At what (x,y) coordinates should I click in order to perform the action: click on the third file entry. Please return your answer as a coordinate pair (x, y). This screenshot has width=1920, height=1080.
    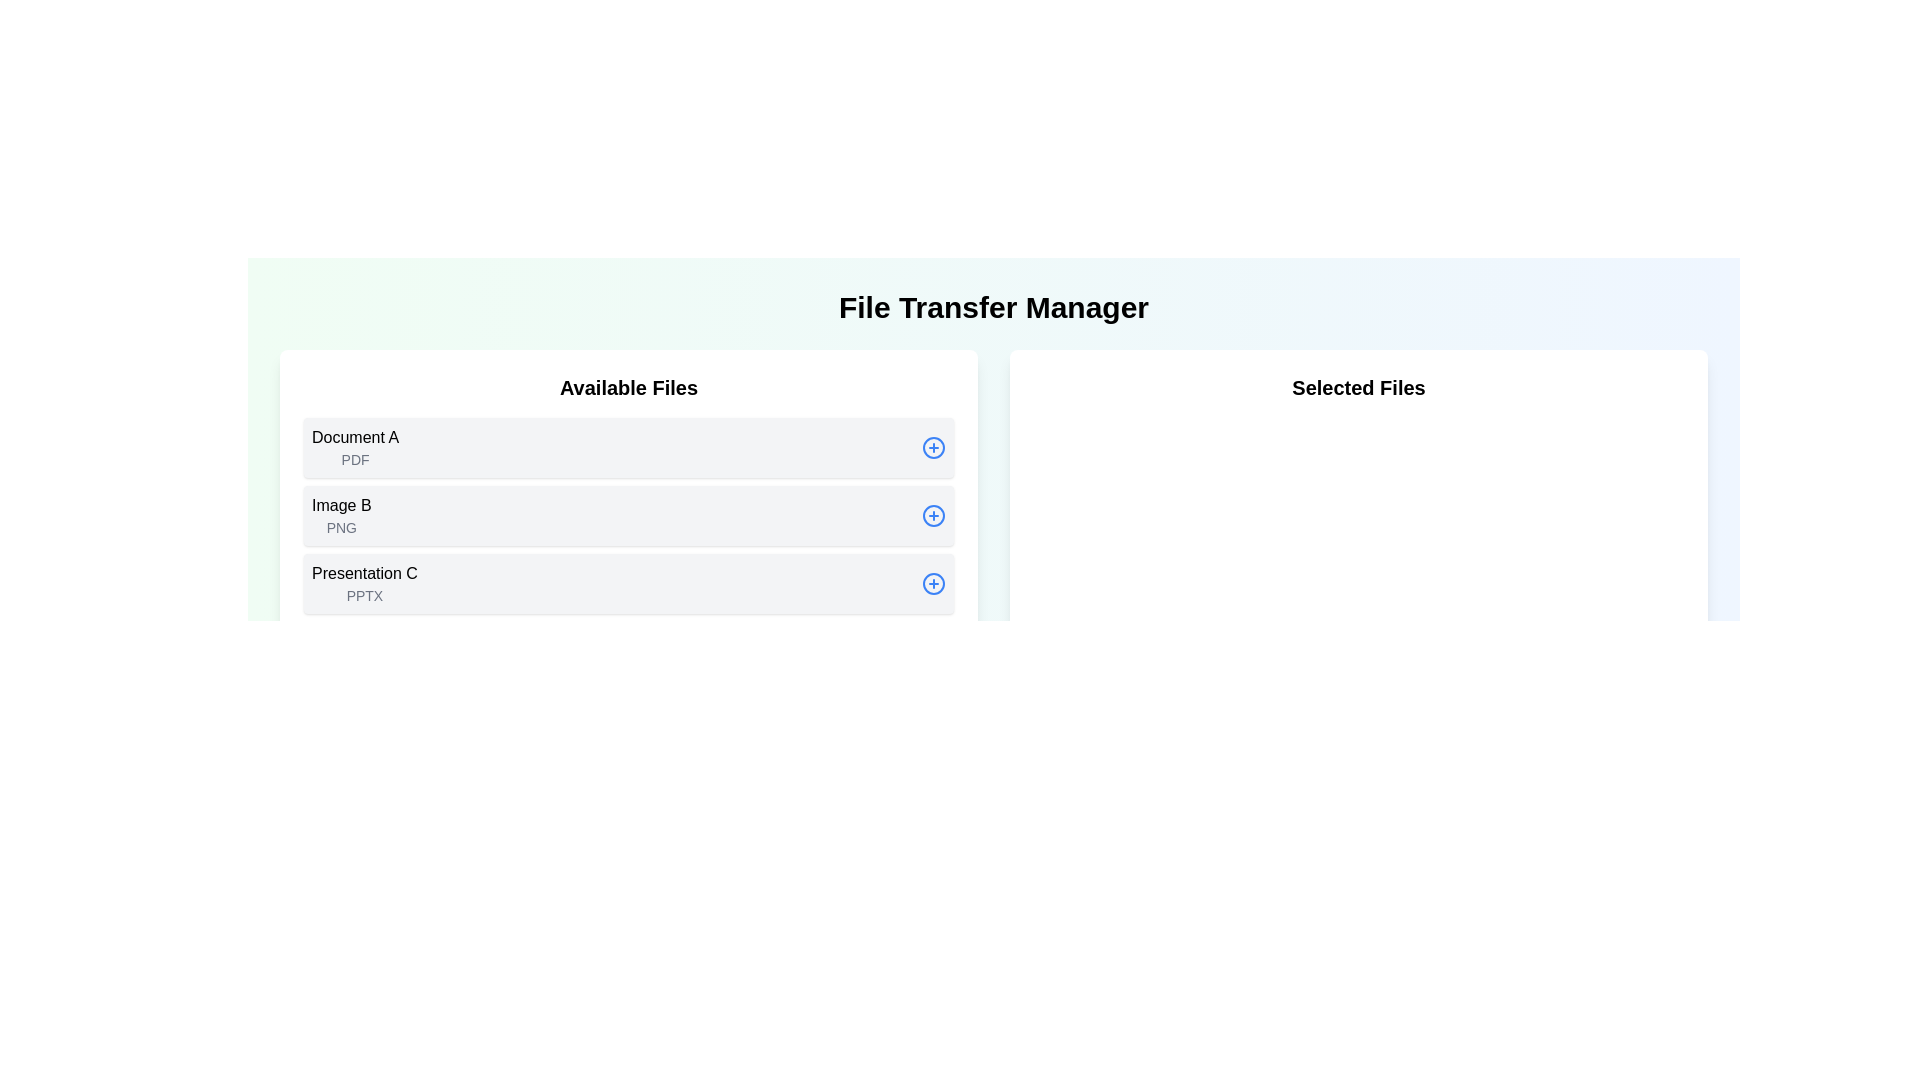
    Looking at the image, I should click on (364, 583).